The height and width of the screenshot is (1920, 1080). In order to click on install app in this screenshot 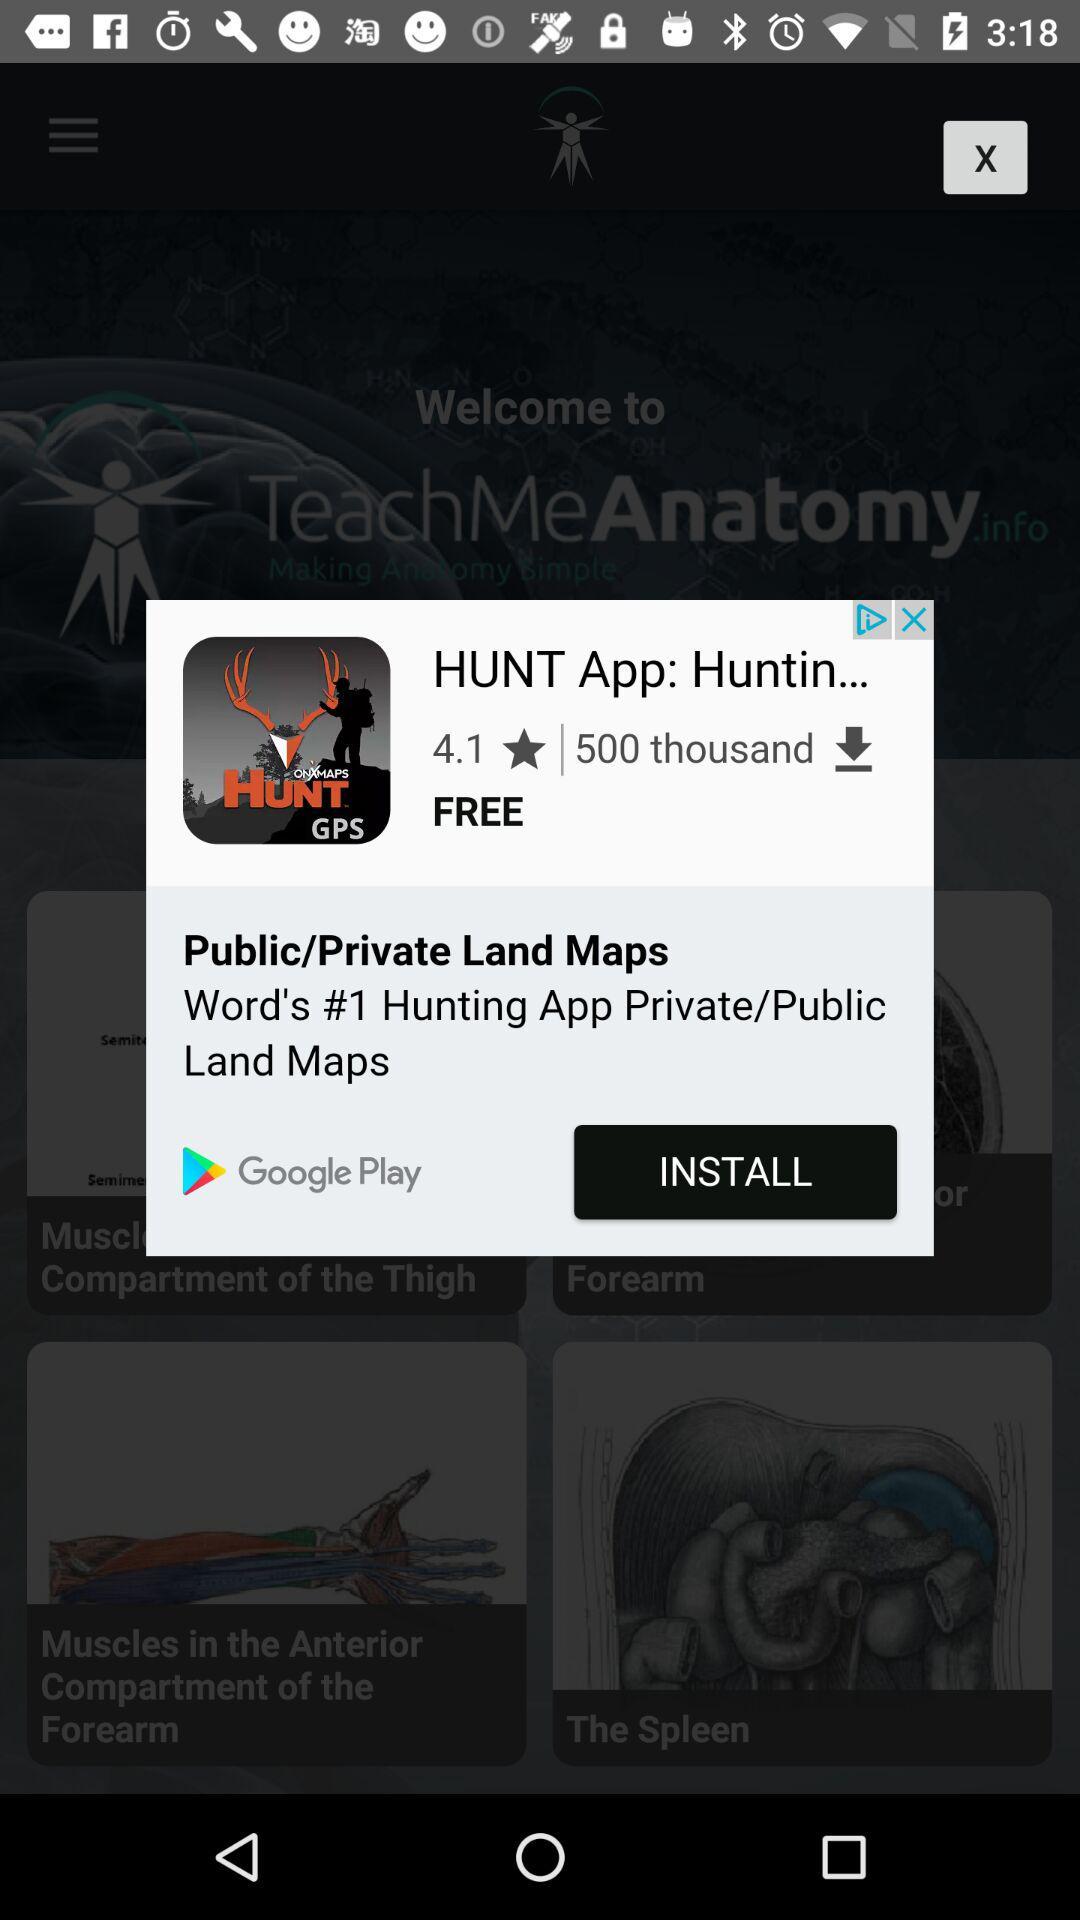, I will do `click(540, 927)`.